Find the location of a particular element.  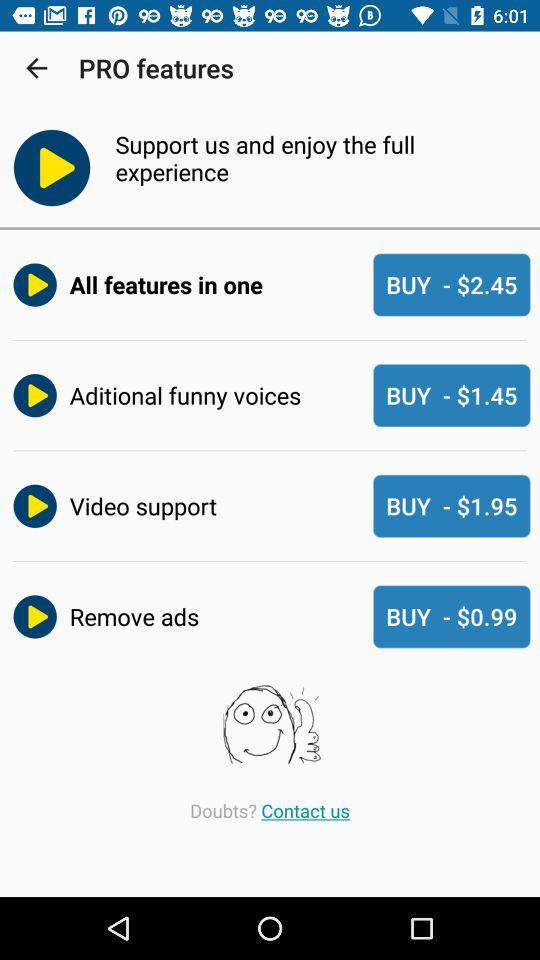

the doubts? contact us is located at coordinates (270, 810).